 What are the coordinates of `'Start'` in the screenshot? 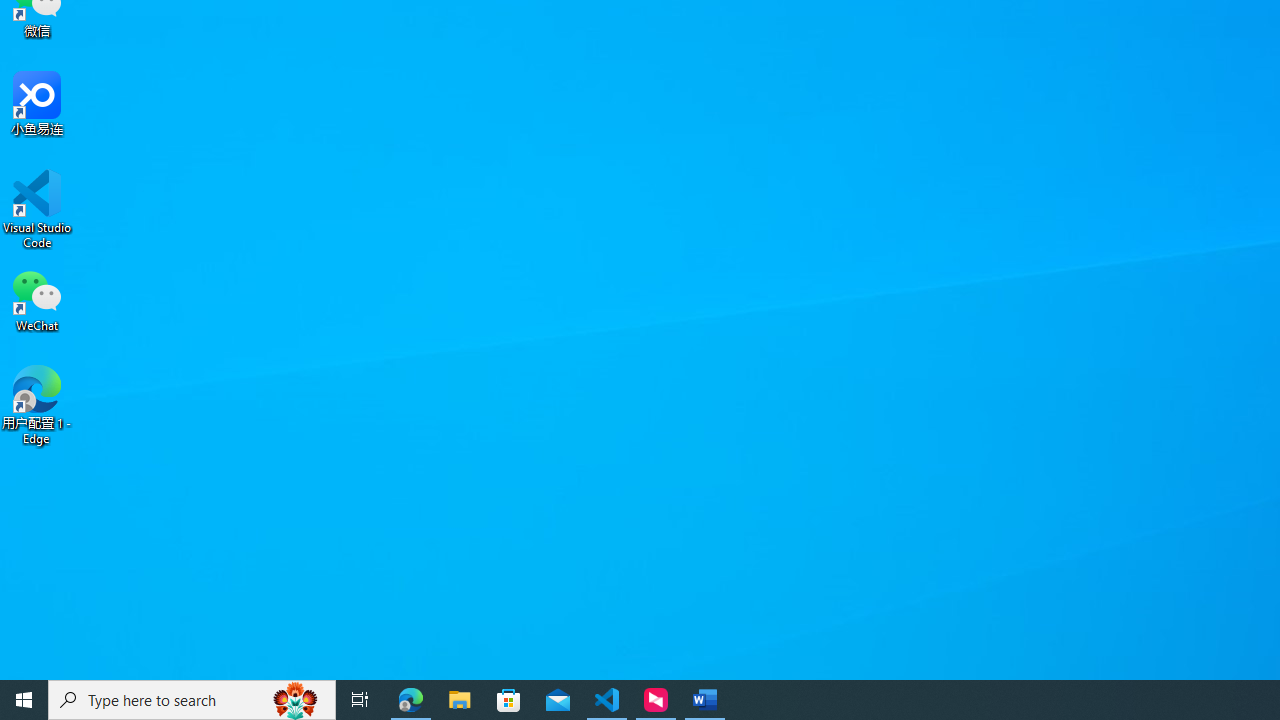 It's located at (24, 698).